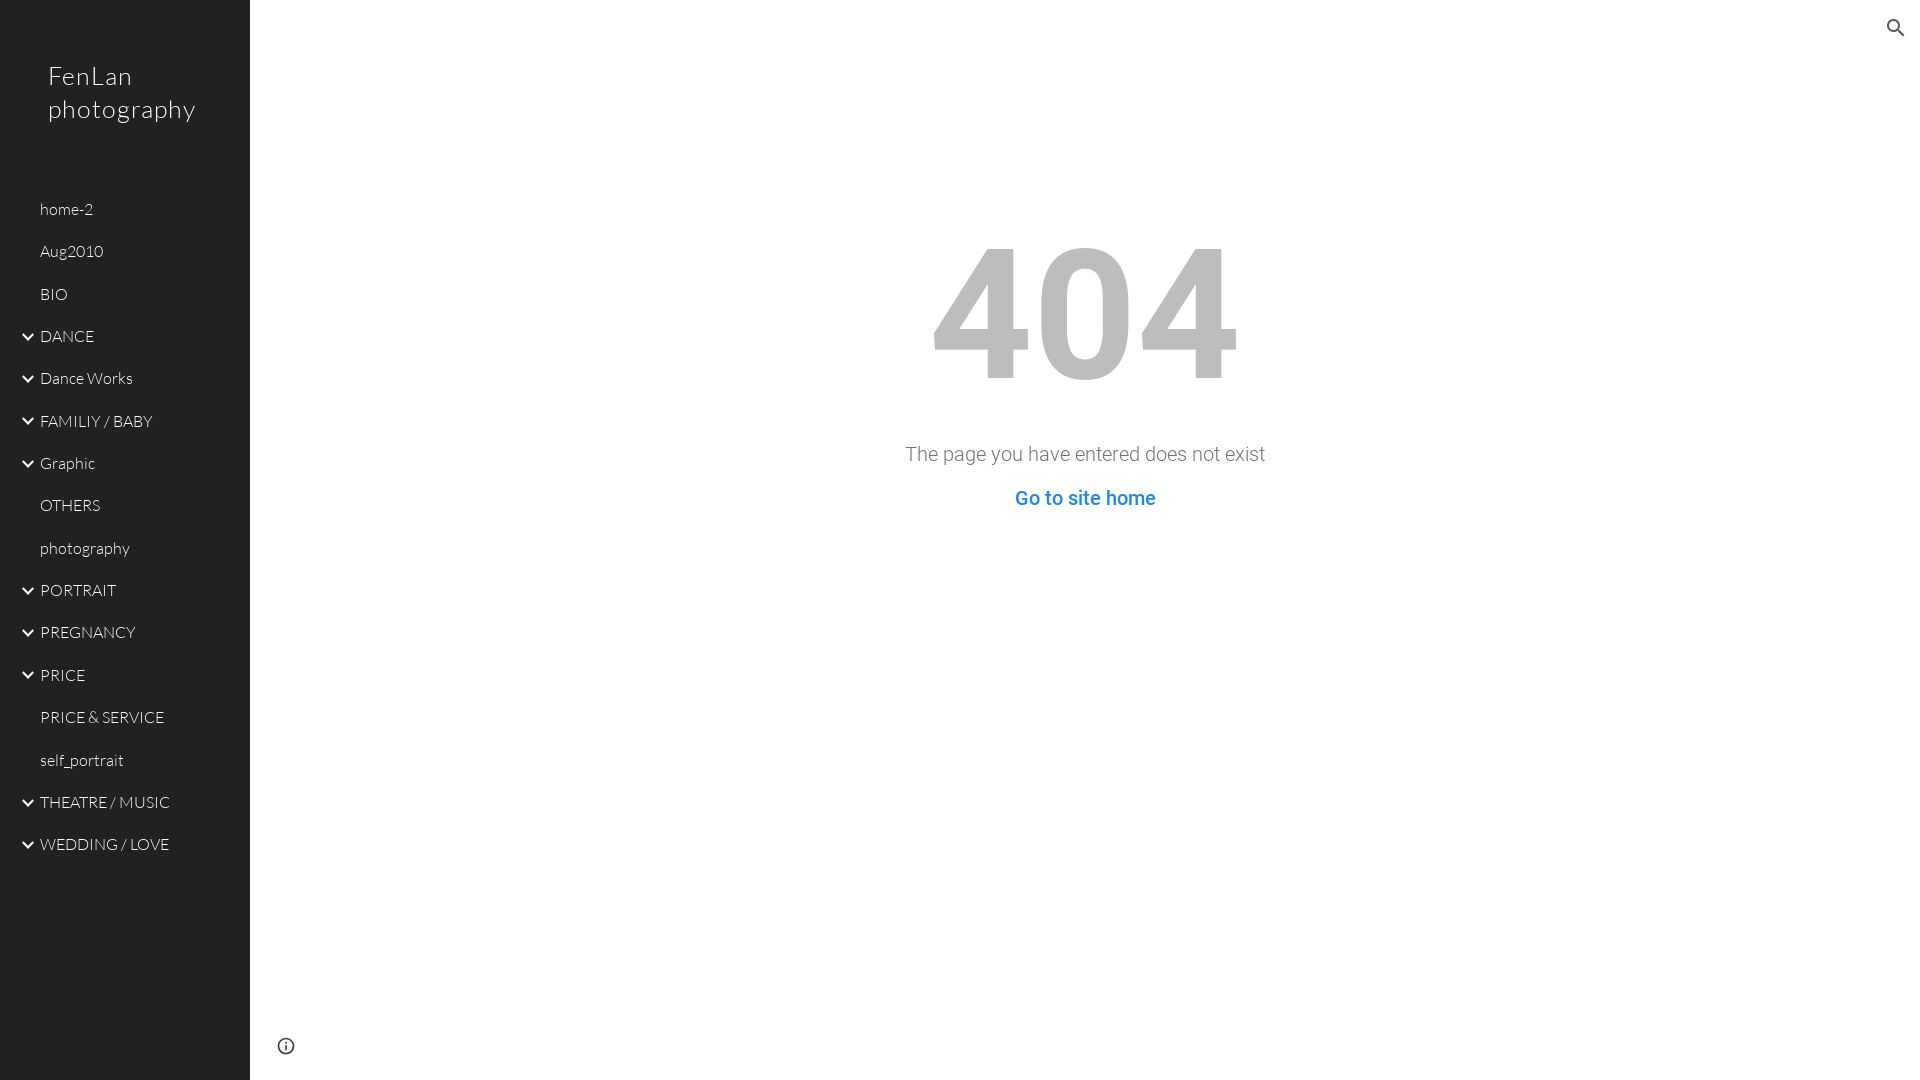 This screenshot has width=1920, height=1080. Describe the element at coordinates (136, 334) in the screenshot. I see `'DANCE'` at that location.